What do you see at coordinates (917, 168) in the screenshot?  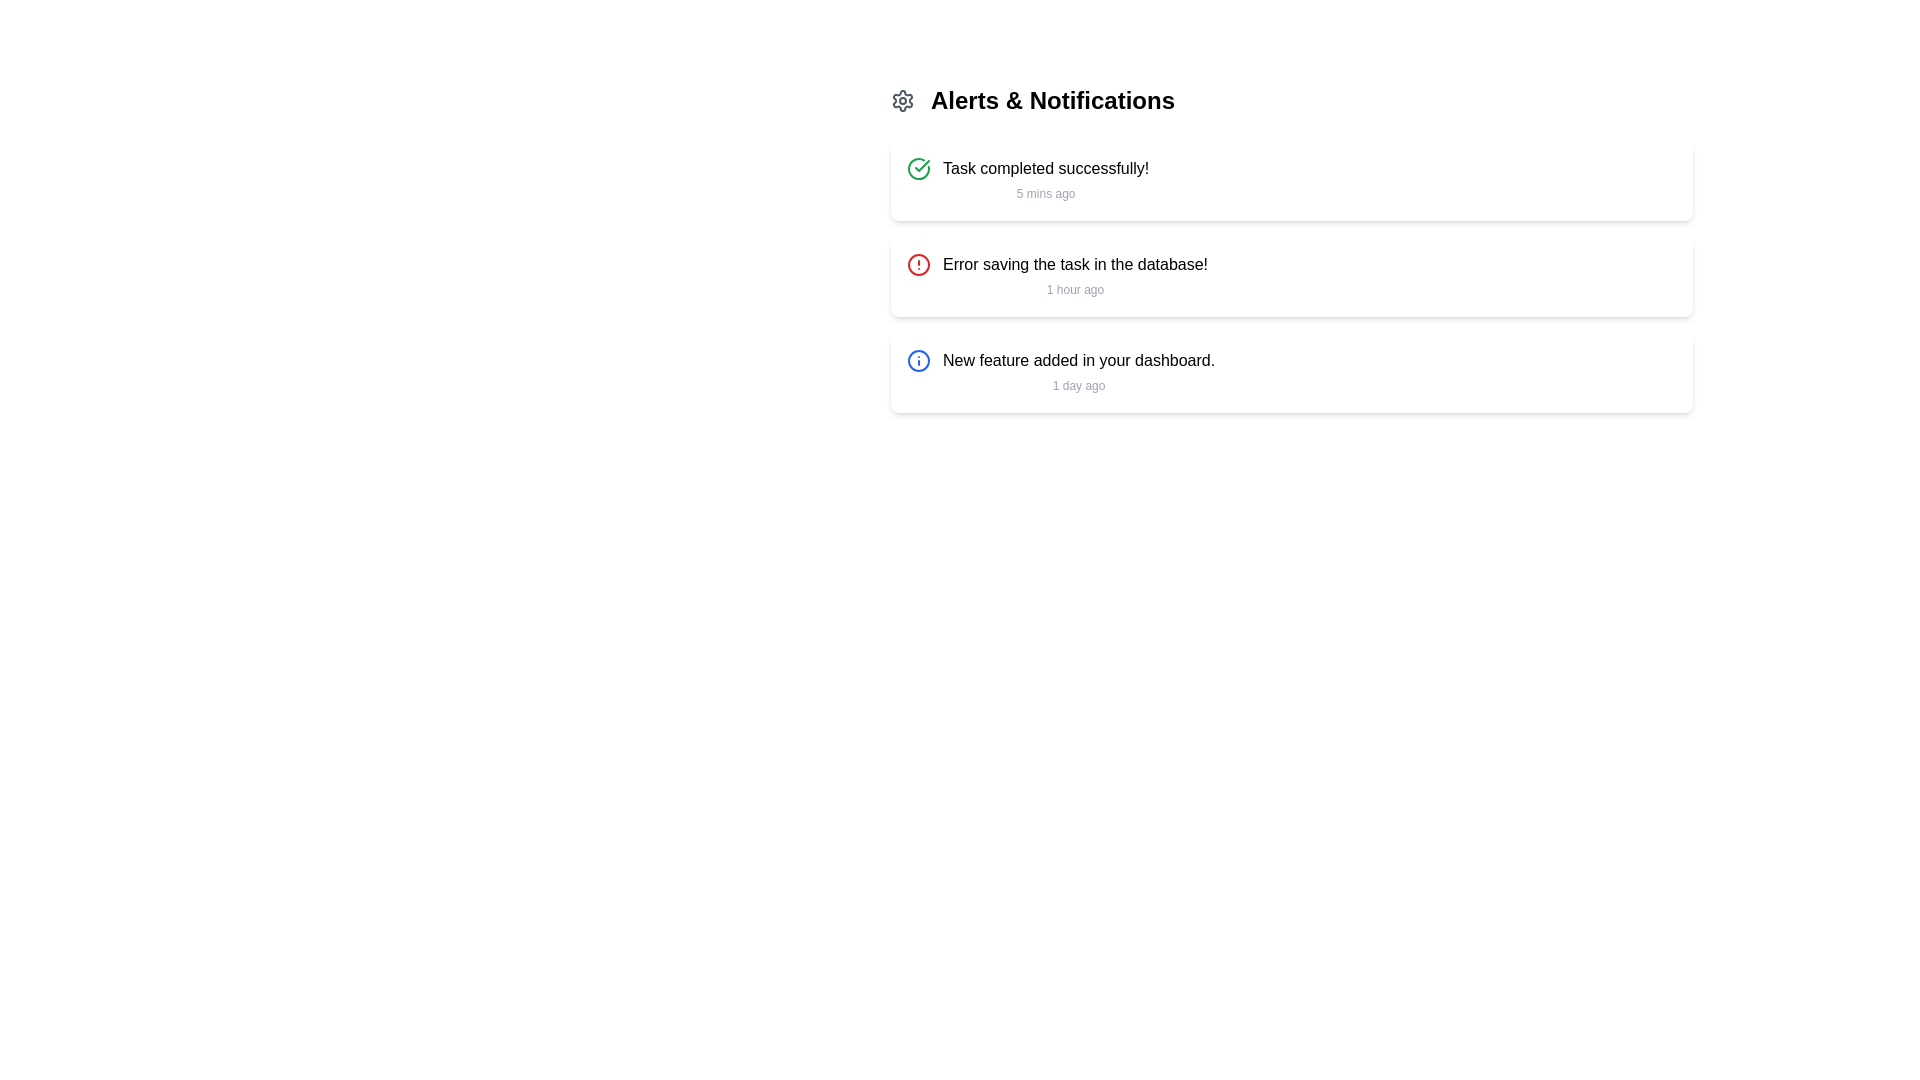 I see `the checkmark icon inside a green circle located to the left of the message 'Task completed successfully!' in the first notification entry of the 'Alerts & Notifications' list` at bounding box center [917, 168].